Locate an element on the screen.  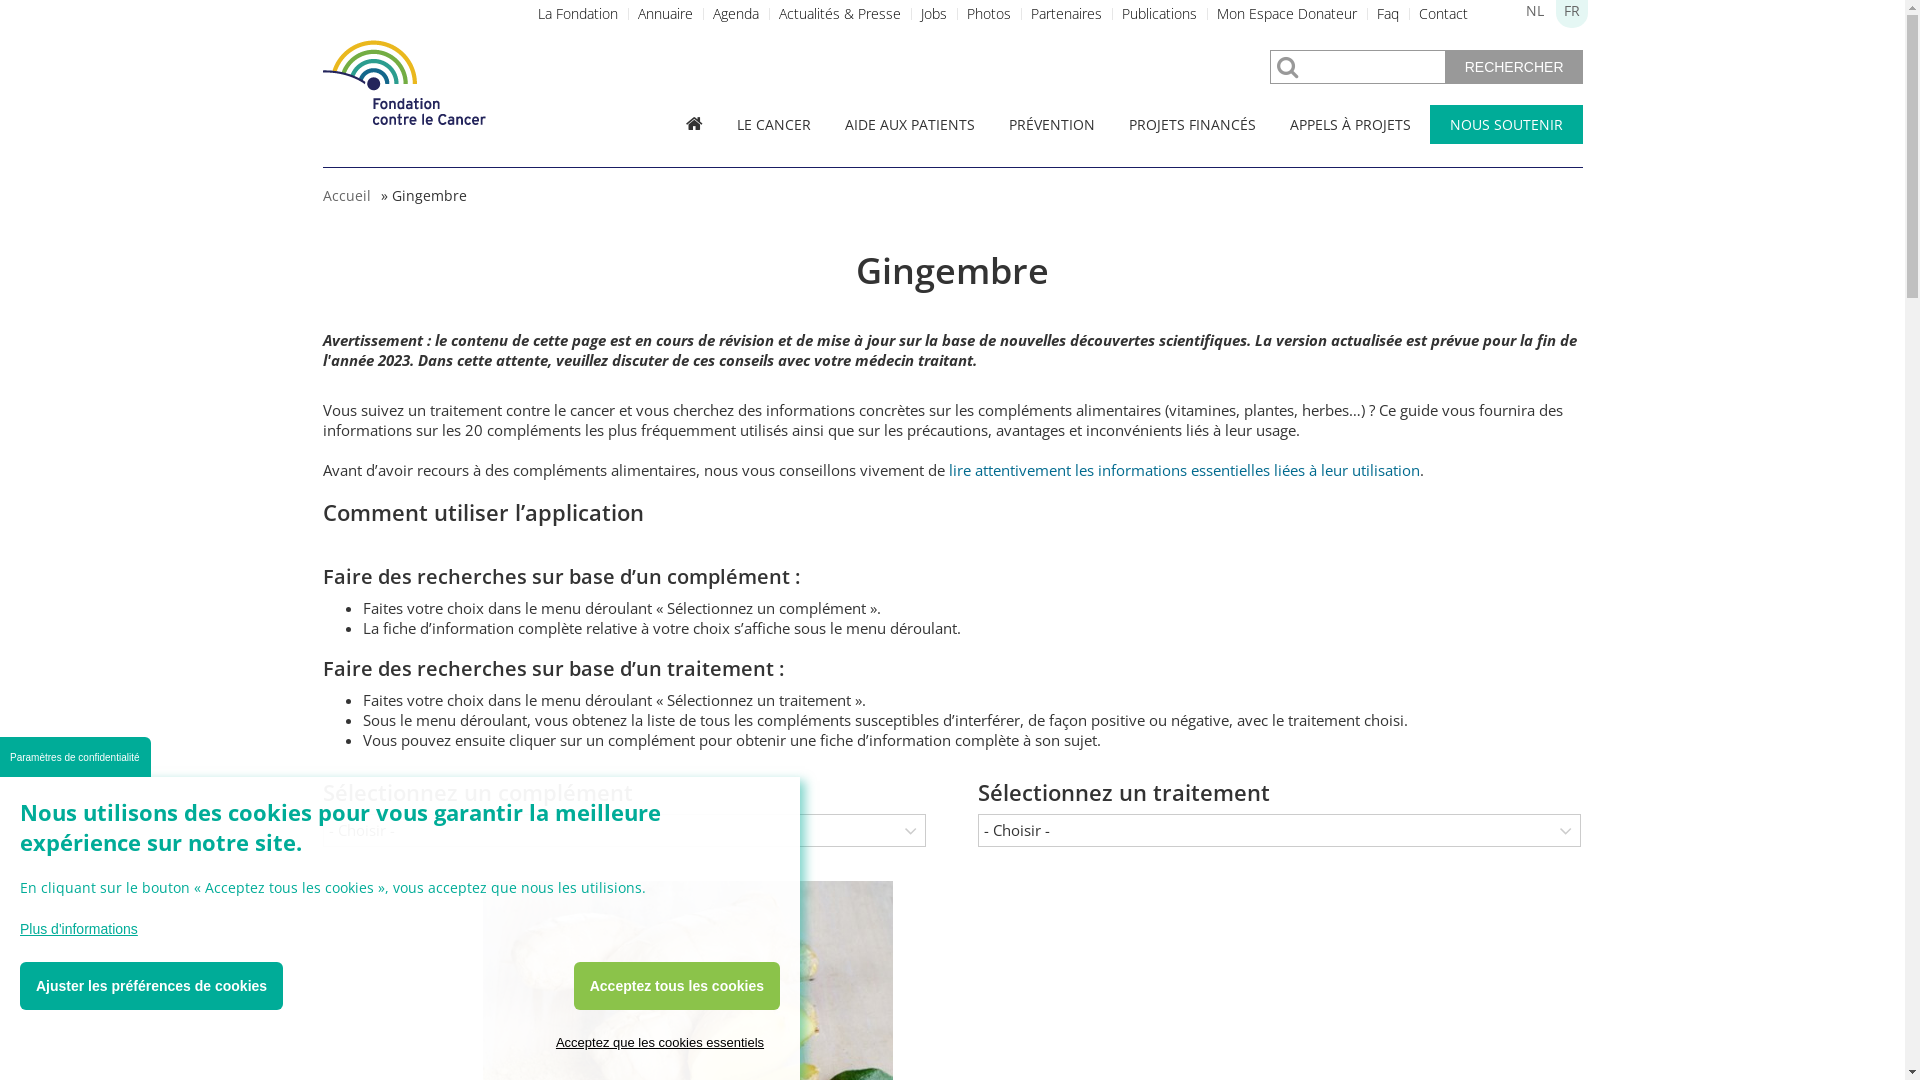
'Rechercher' is located at coordinates (1445, 65).